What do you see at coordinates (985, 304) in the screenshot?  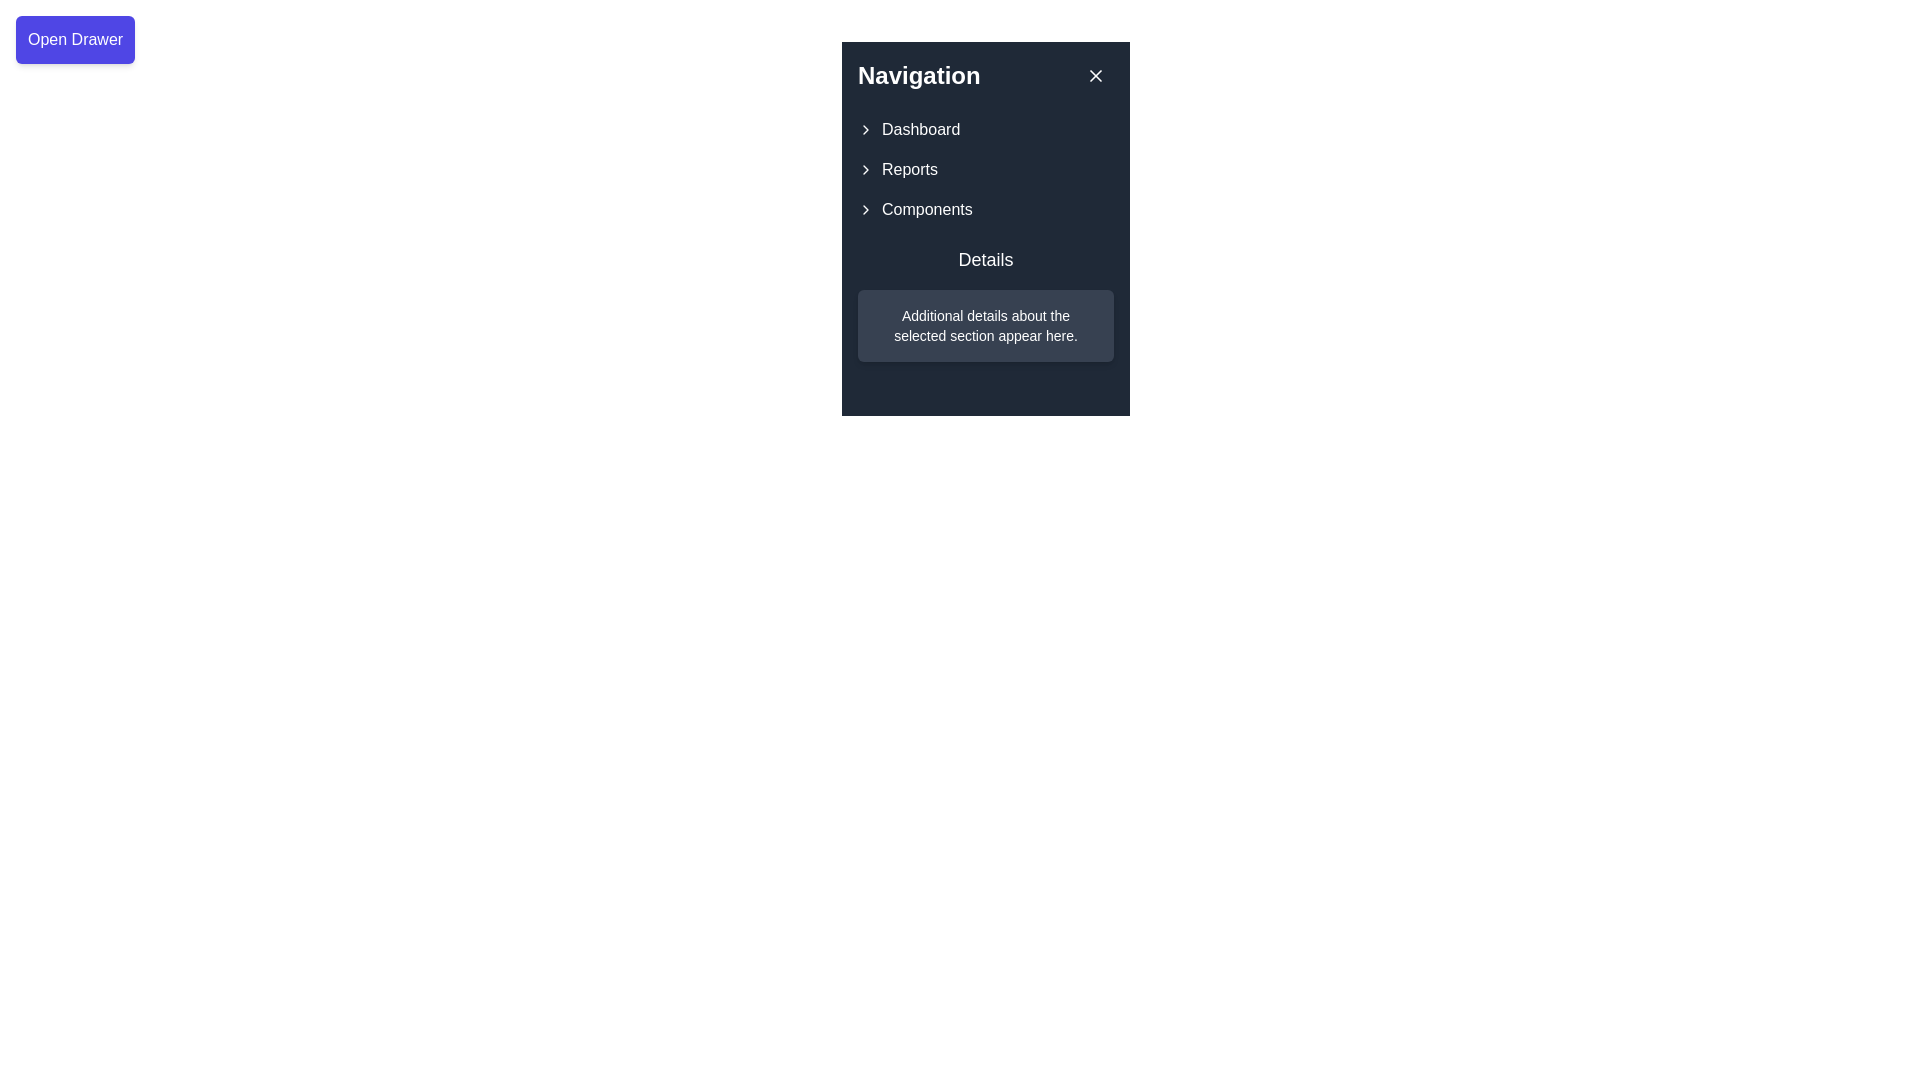 I see `the 'Details' section in the sidebar that contains the heading and additional details about the selected section` at bounding box center [985, 304].